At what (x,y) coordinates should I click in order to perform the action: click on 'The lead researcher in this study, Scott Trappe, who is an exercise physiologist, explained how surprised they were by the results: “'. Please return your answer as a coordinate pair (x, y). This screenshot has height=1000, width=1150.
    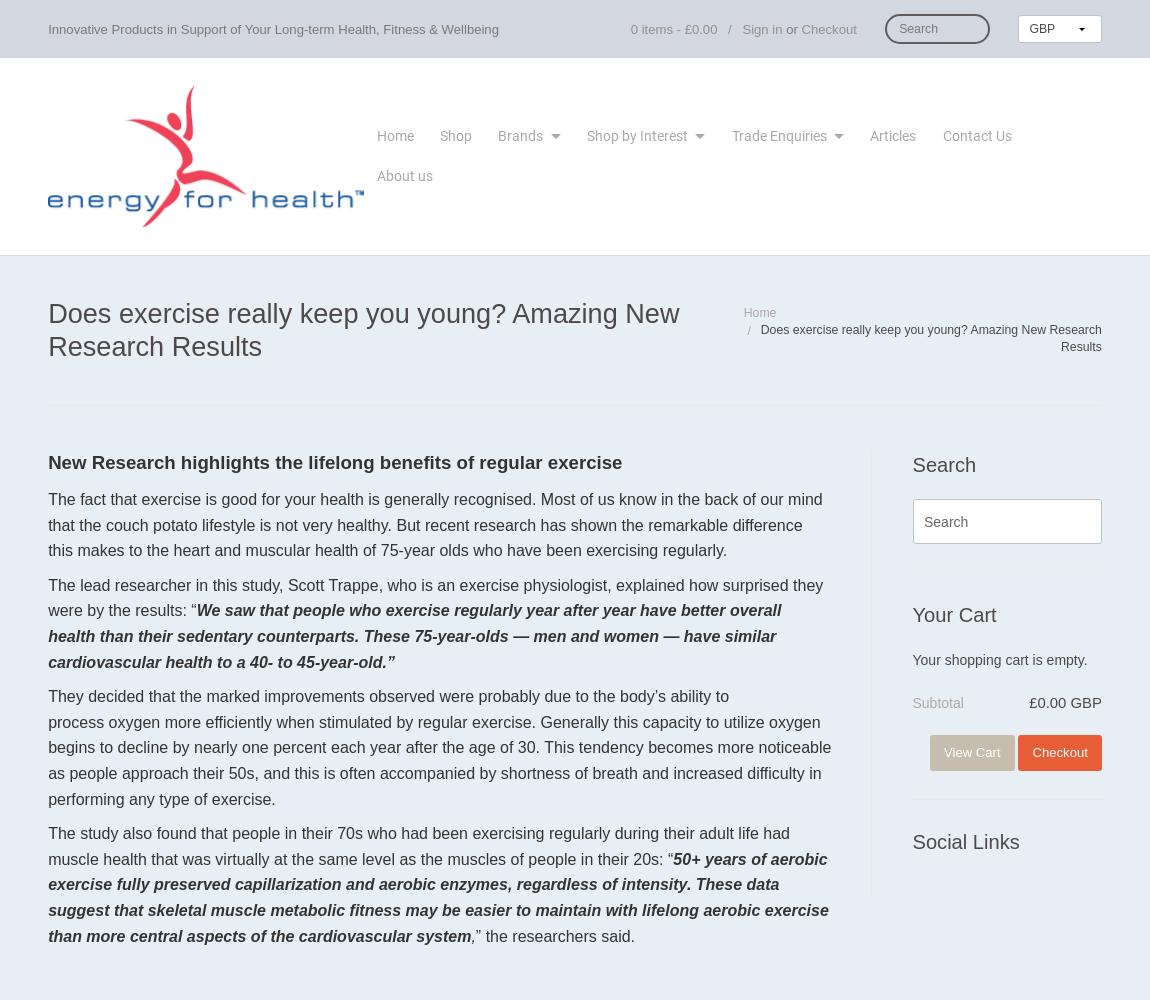
    Looking at the image, I should click on (435, 596).